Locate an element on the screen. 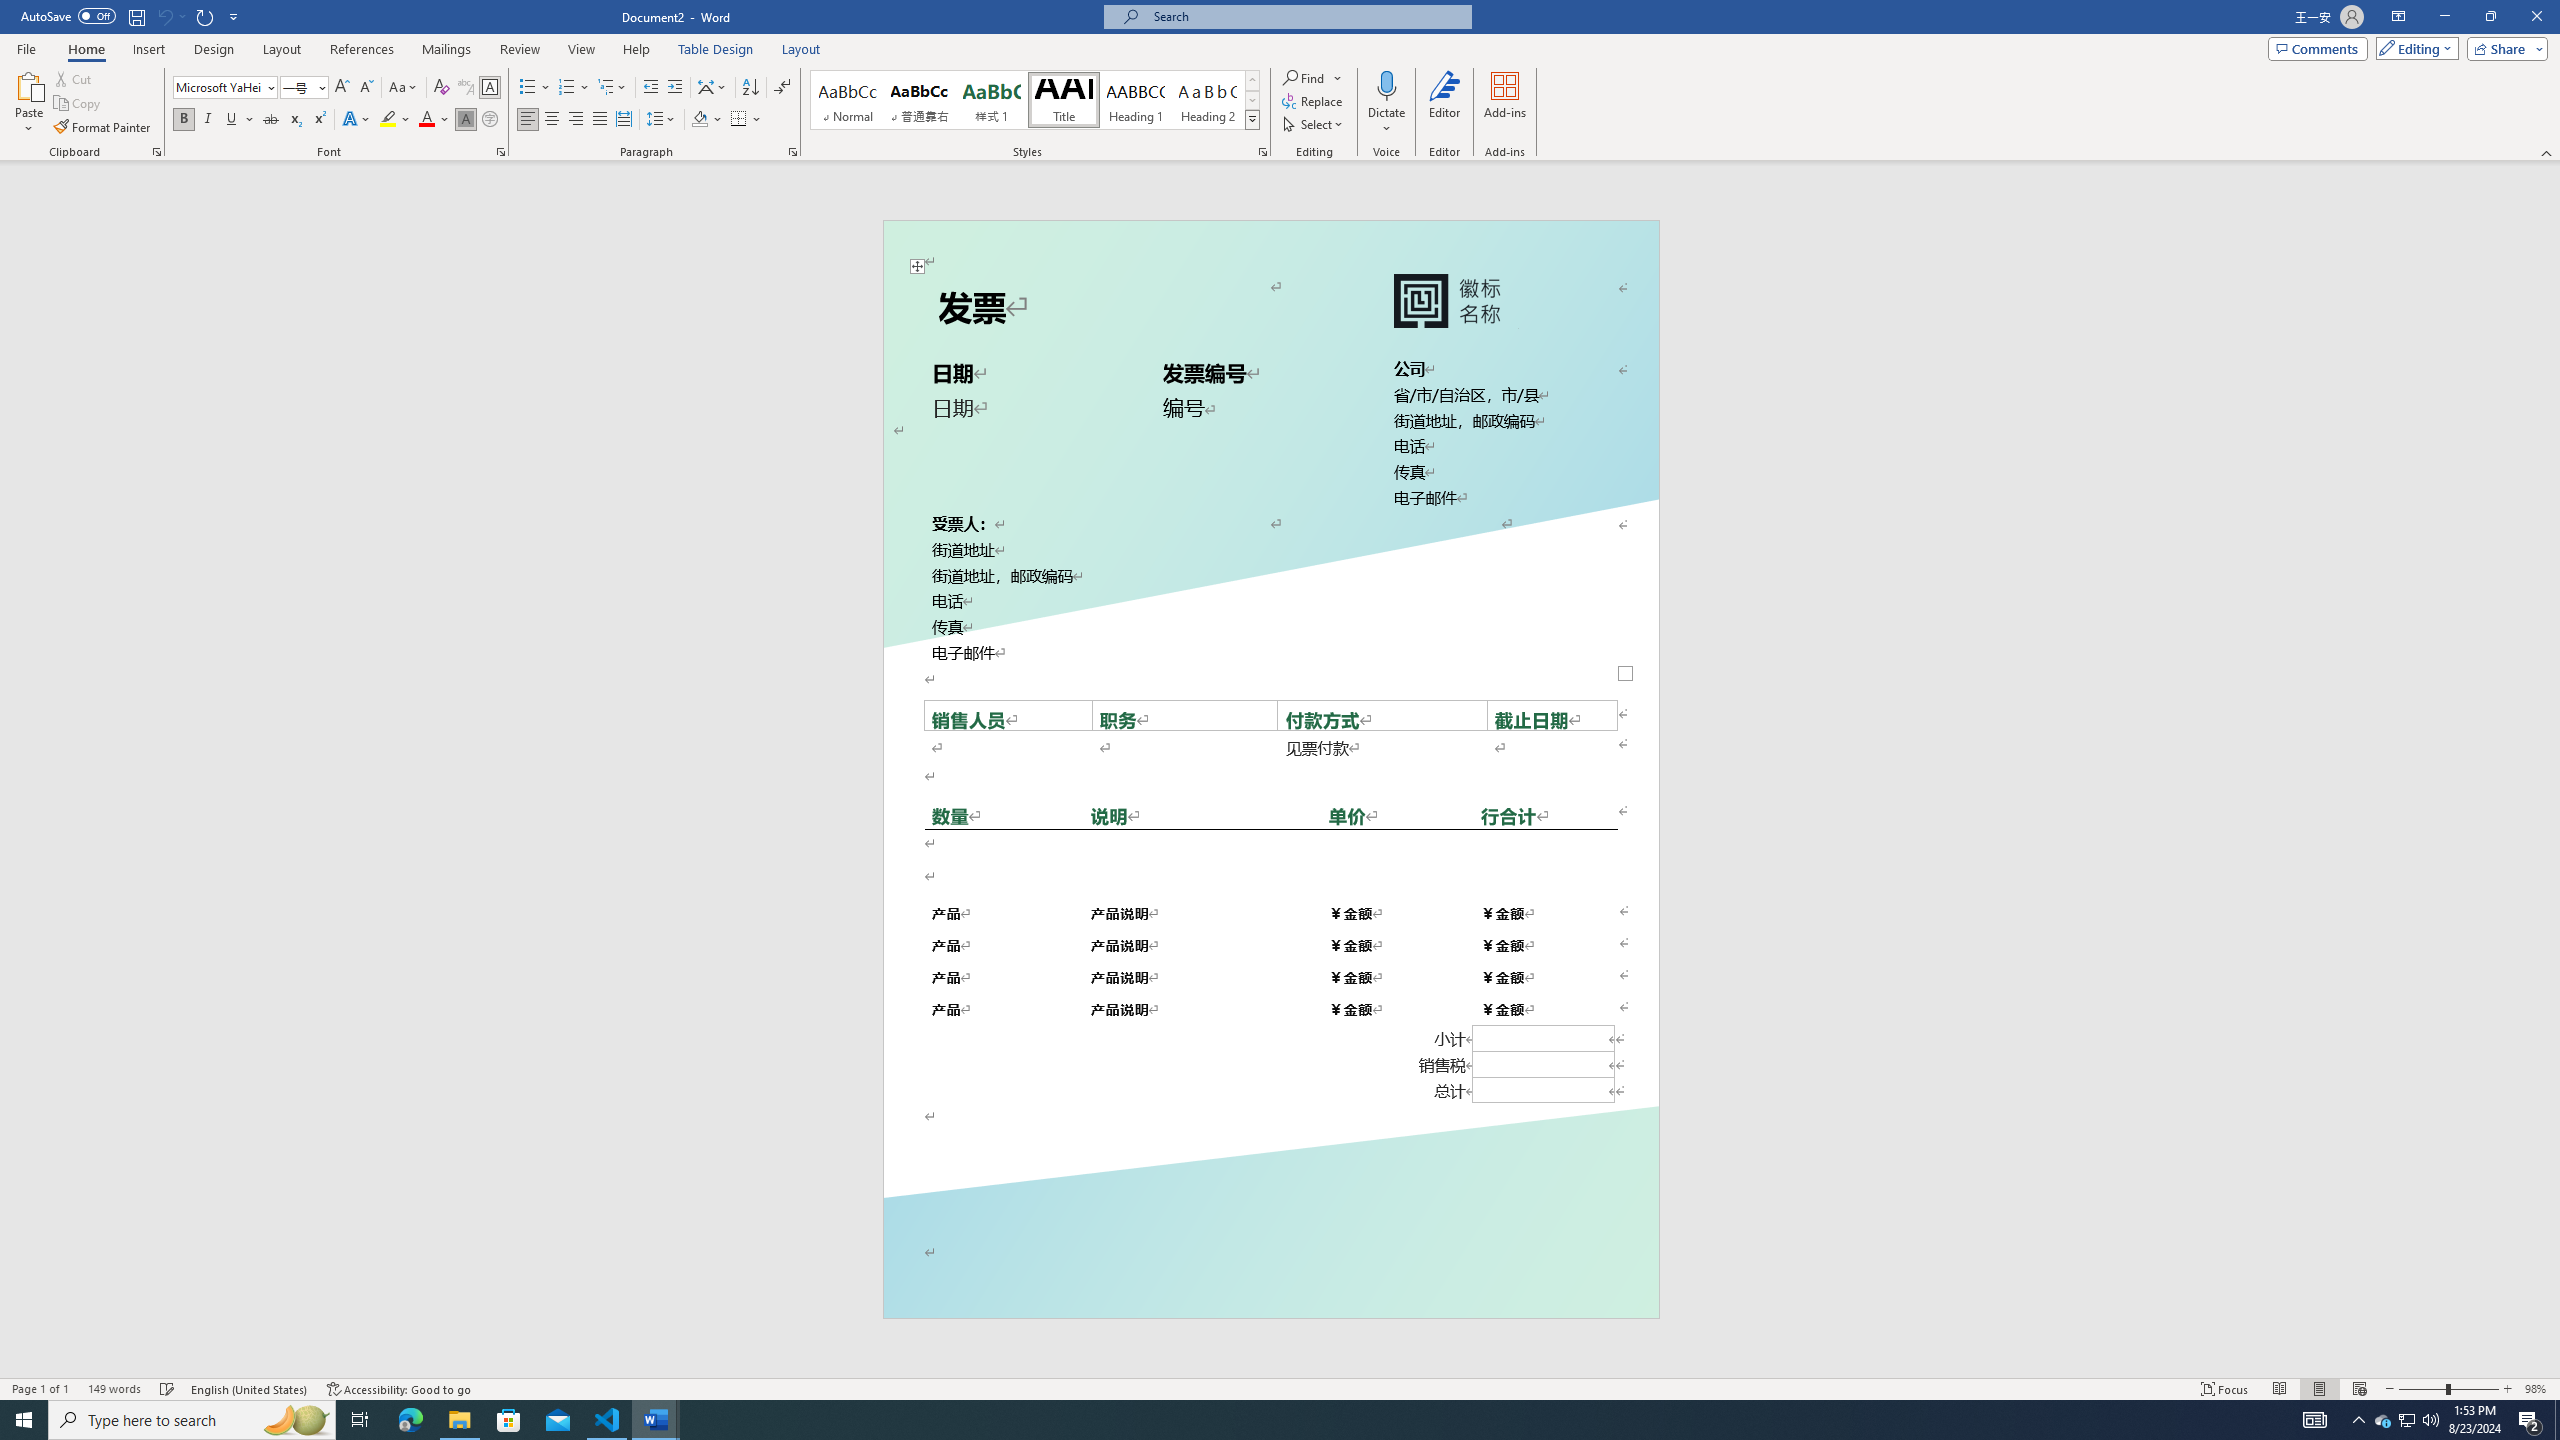 This screenshot has width=2560, height=1440. 'Design' is located at coordinates (215, 49).